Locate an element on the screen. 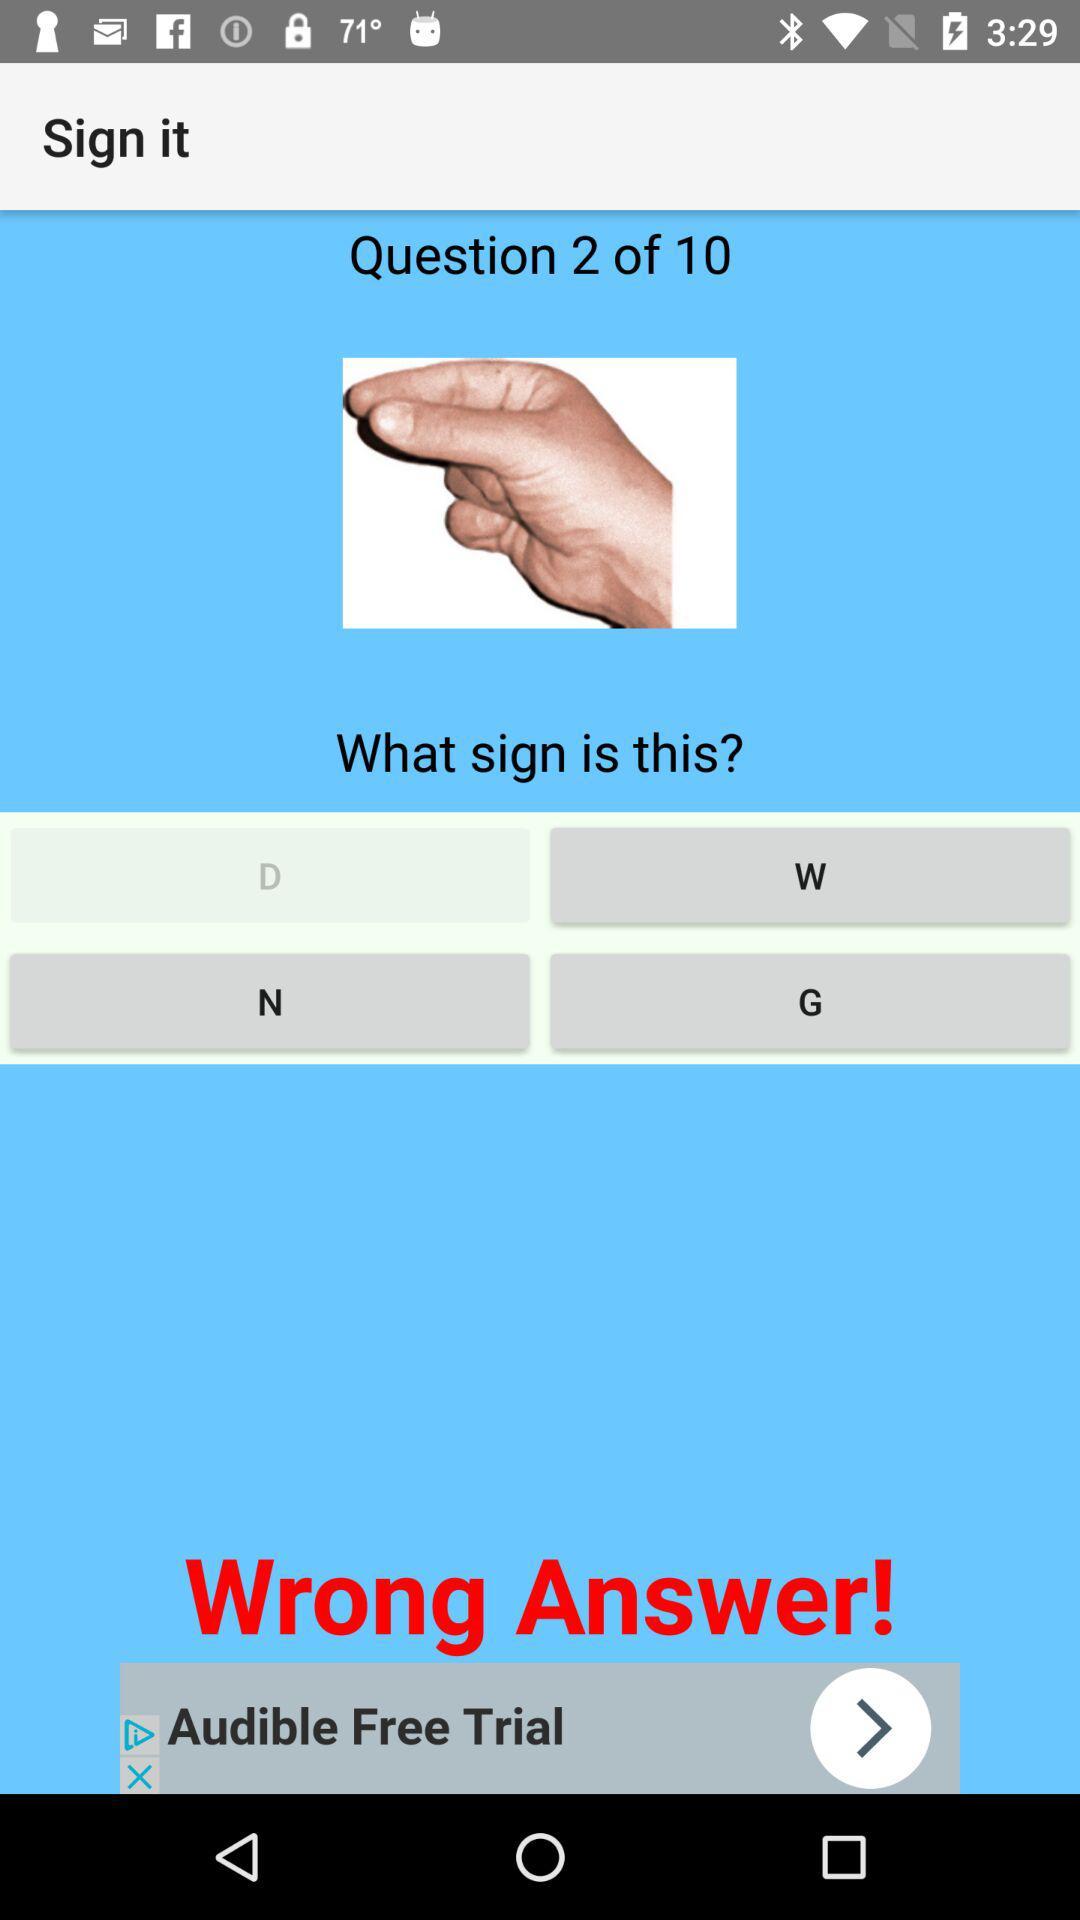  advertisement page is located at coordinates (540, 1727).